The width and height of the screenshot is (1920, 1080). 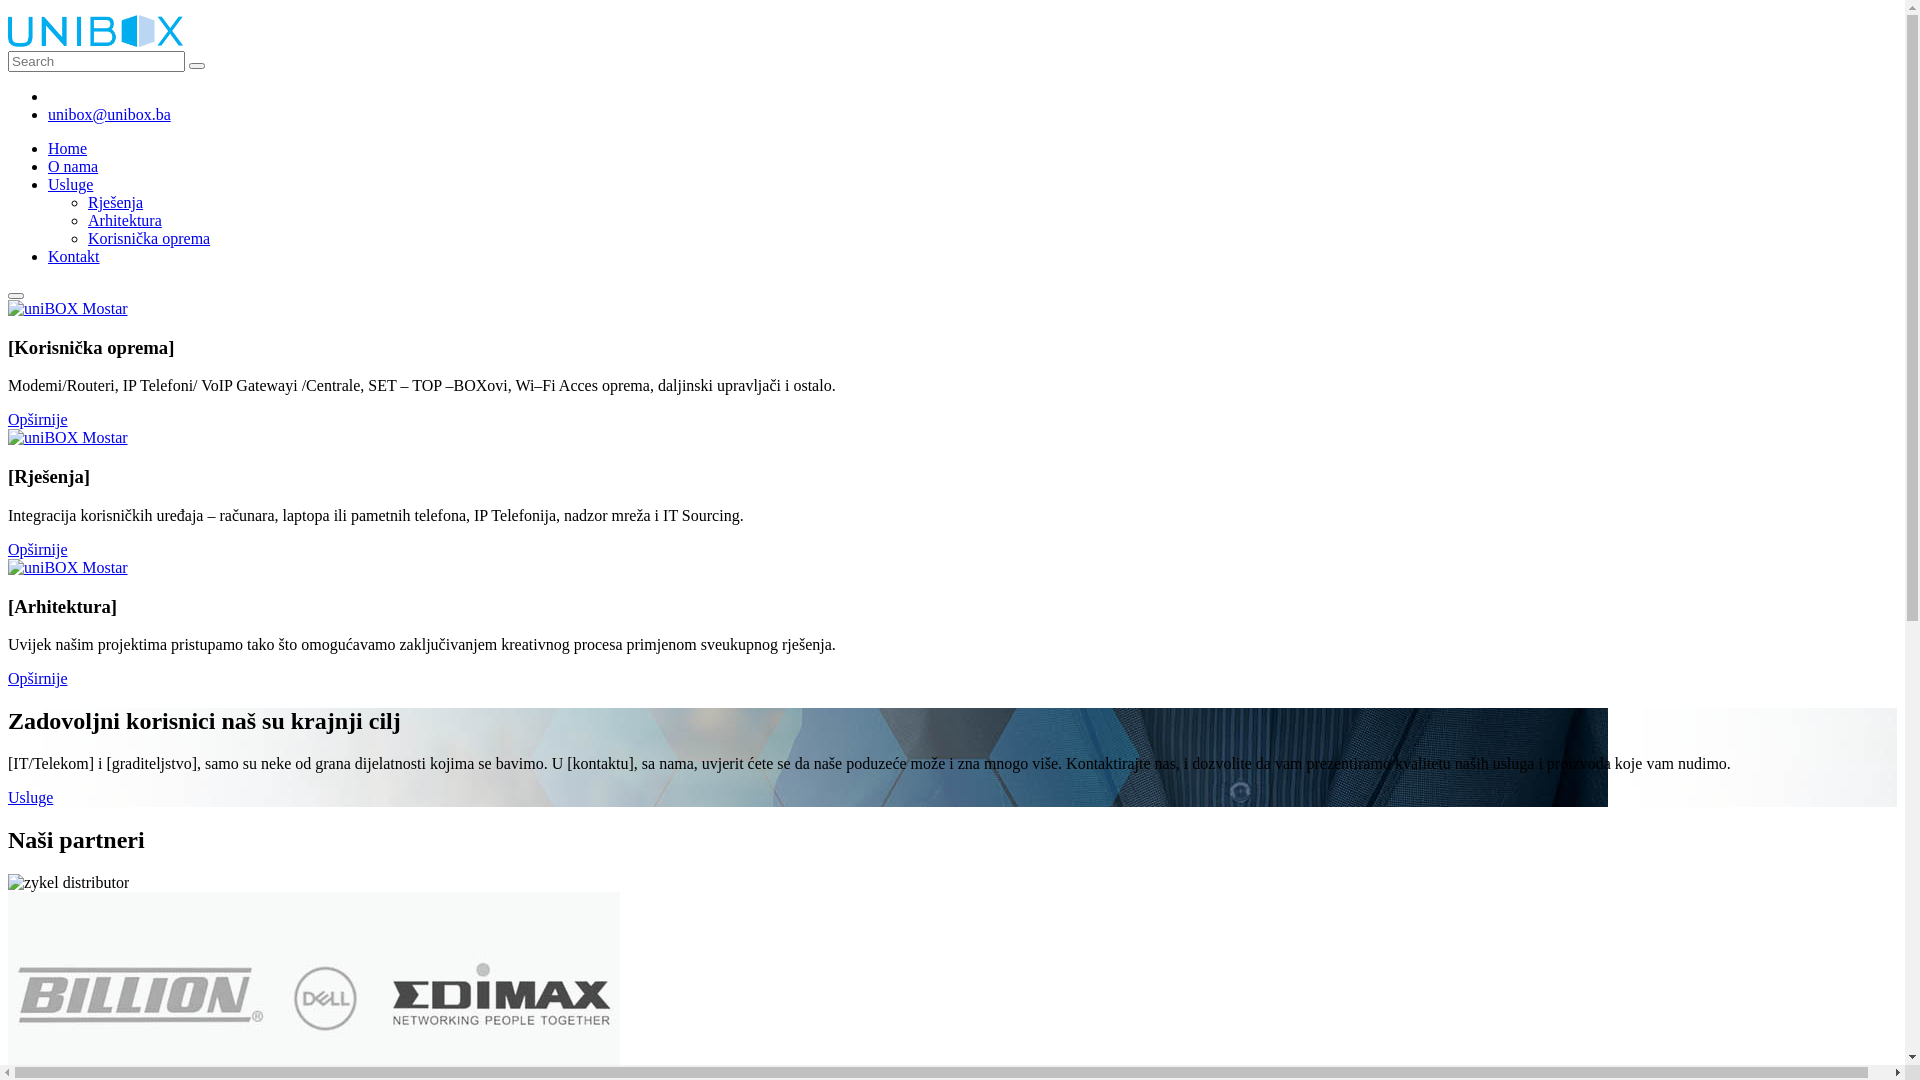 I want to click on 'O nama', so click(x=72, y=165).